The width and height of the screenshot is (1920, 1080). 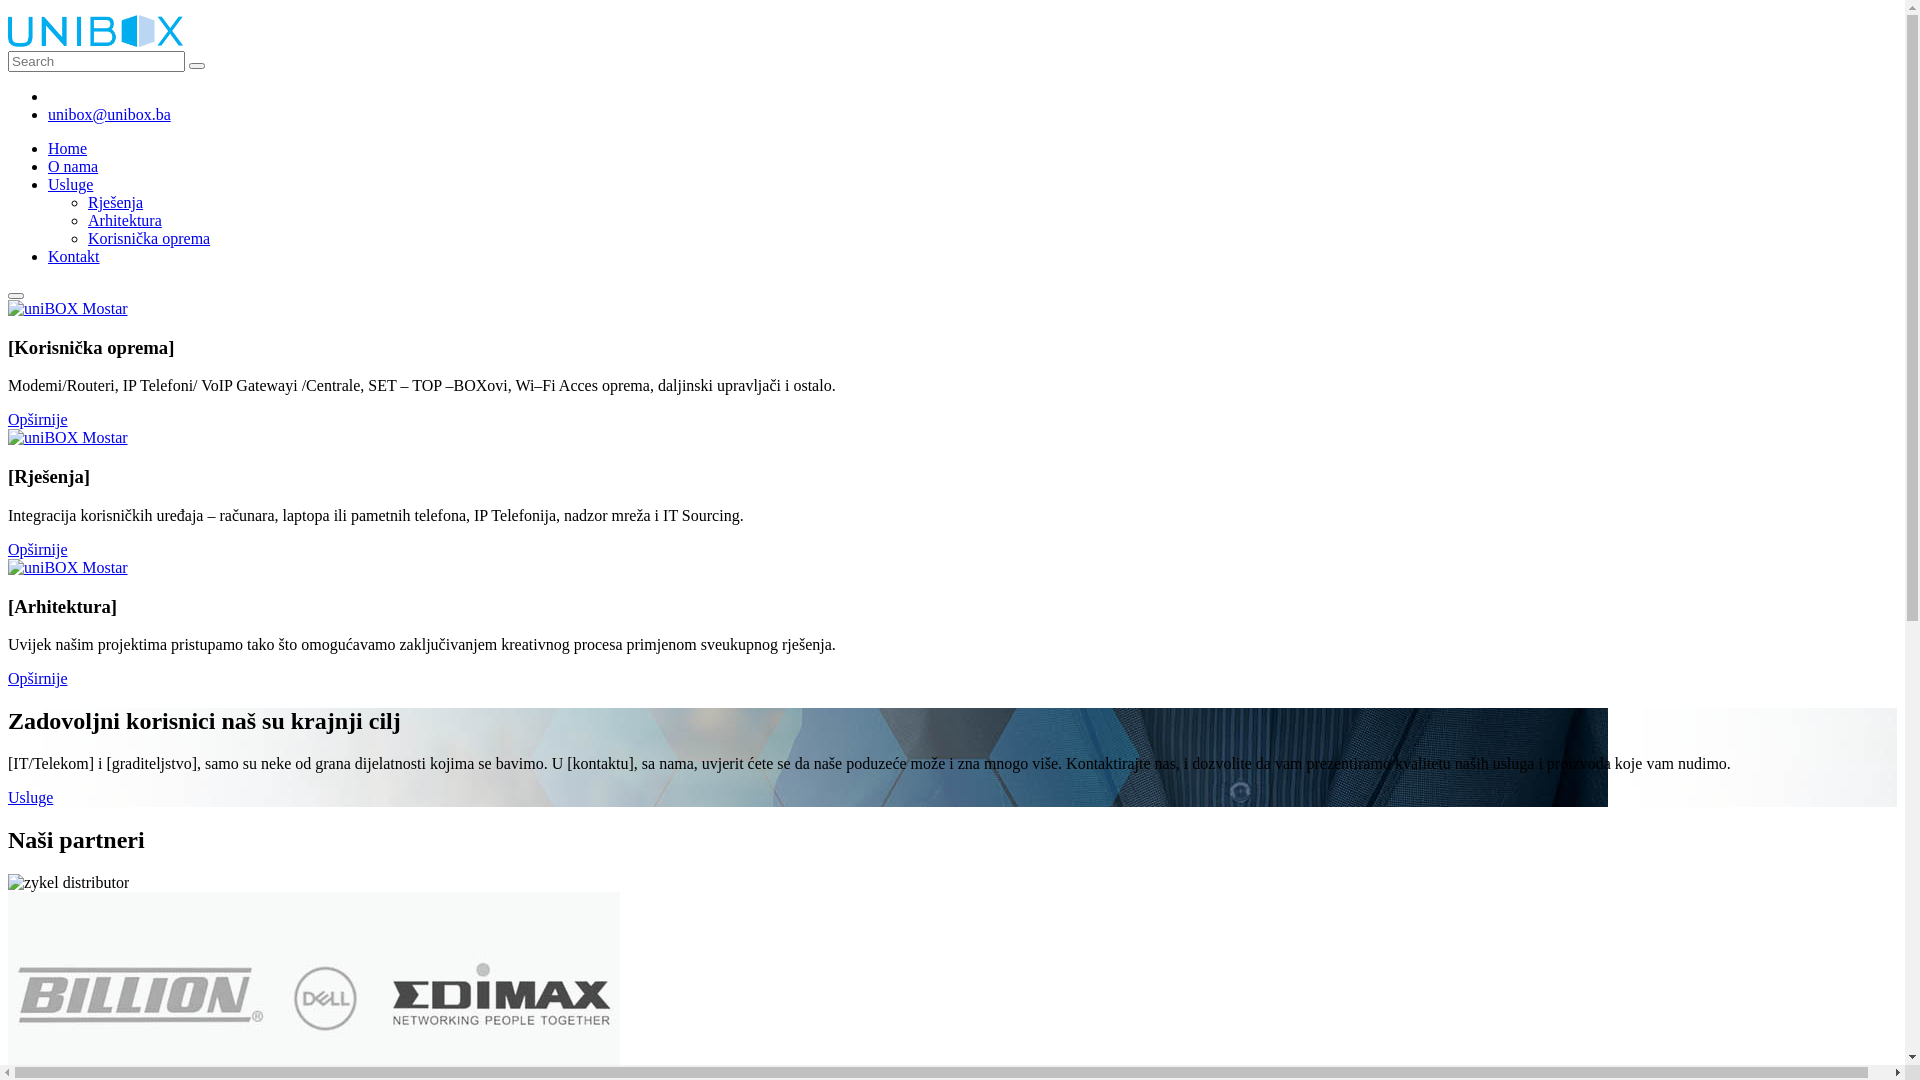 I want to click on 'O nama', so click(x=72, y=165).